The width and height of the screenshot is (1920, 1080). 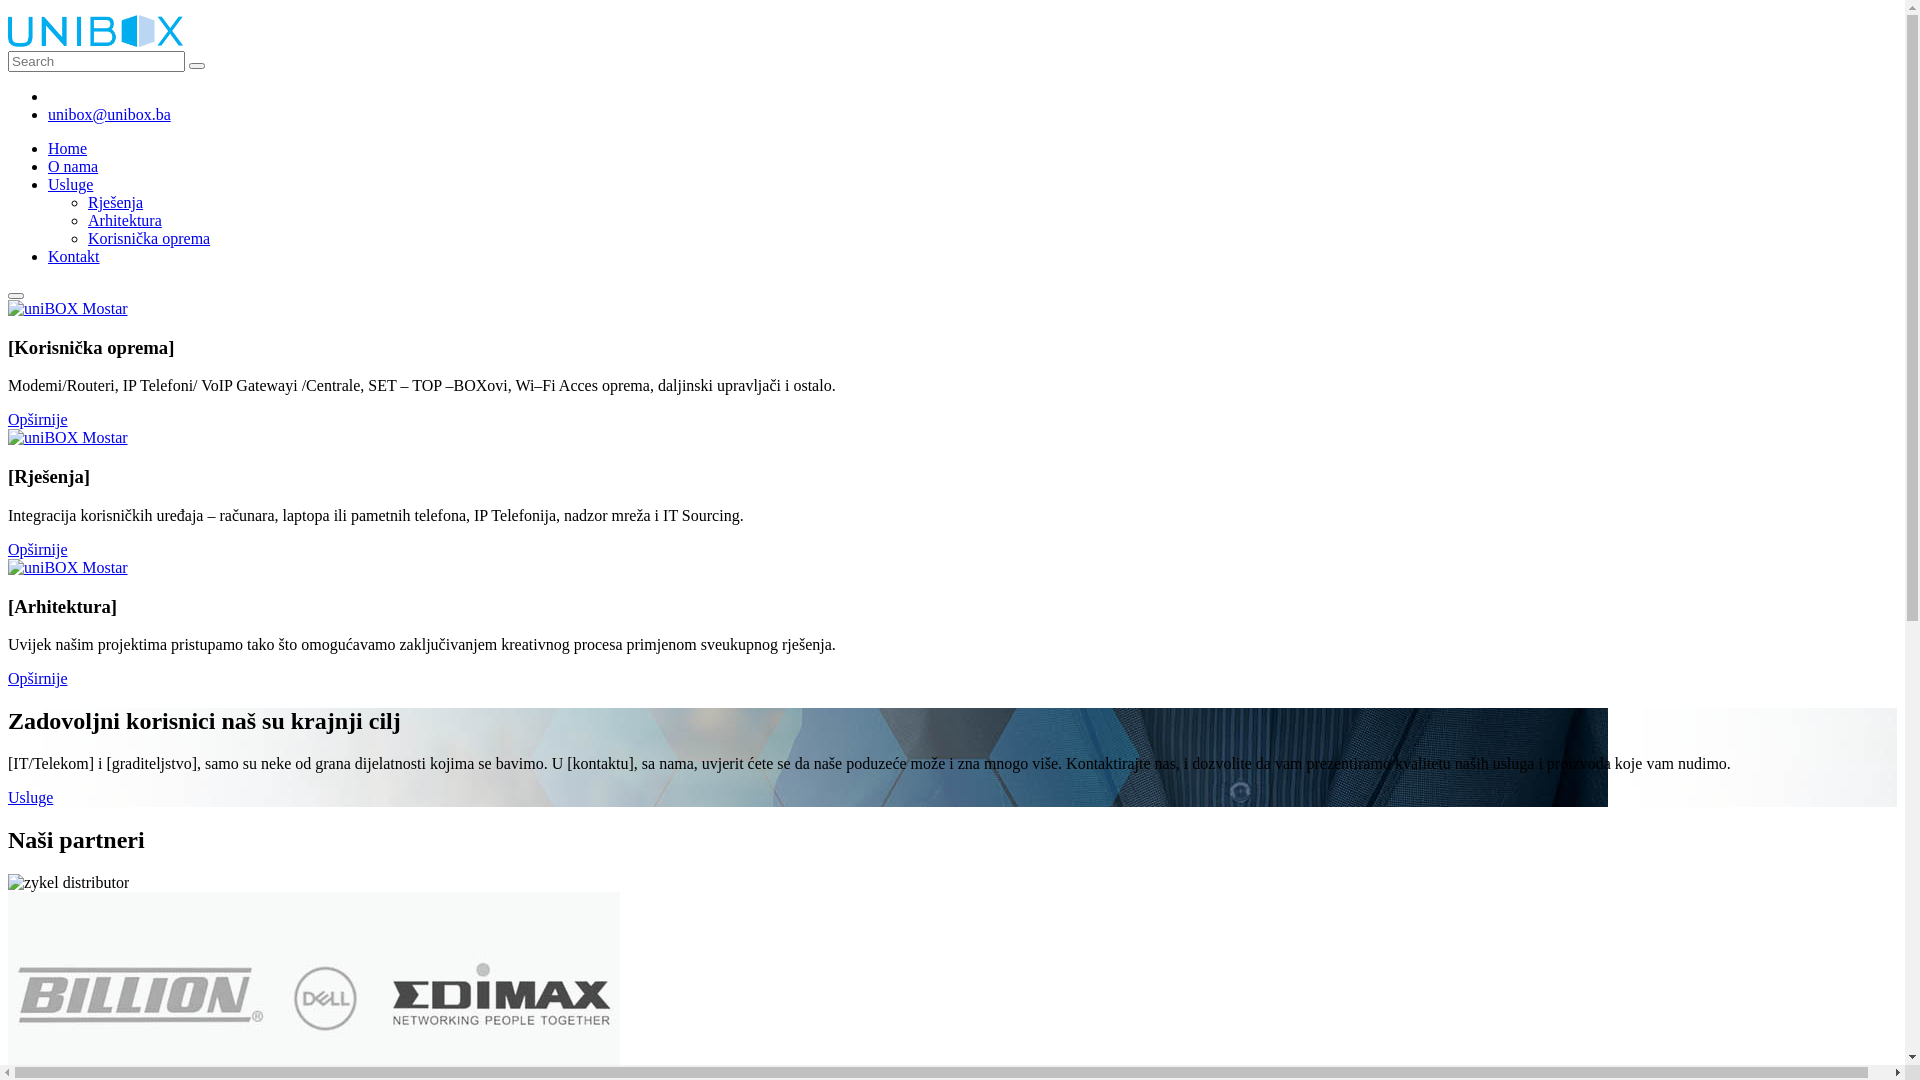 I want to click on 'O nama', so click(x=72, y=165).